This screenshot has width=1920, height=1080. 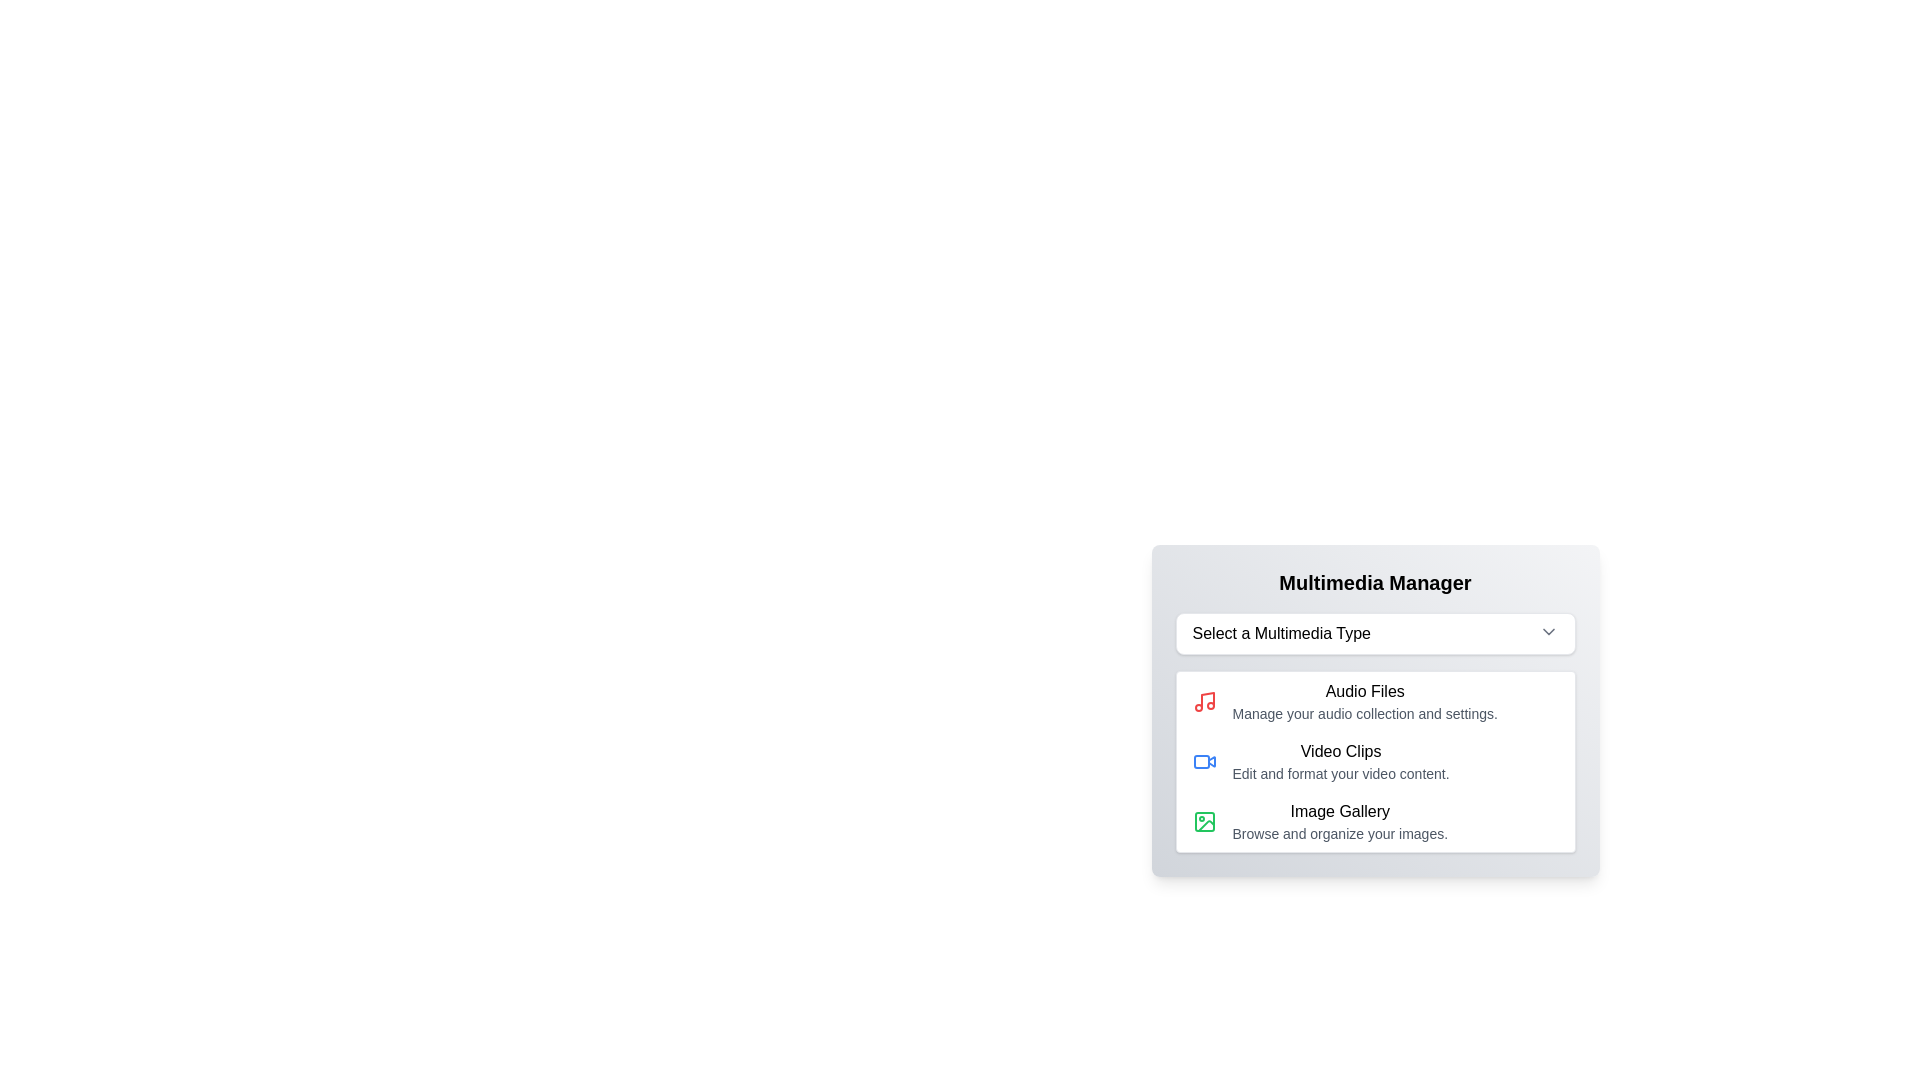 I want to click on the dropdown menu for multimedia type selection, which is centrally positioned below the title 'Multimedia Manager', so click(x=1374, y=633).